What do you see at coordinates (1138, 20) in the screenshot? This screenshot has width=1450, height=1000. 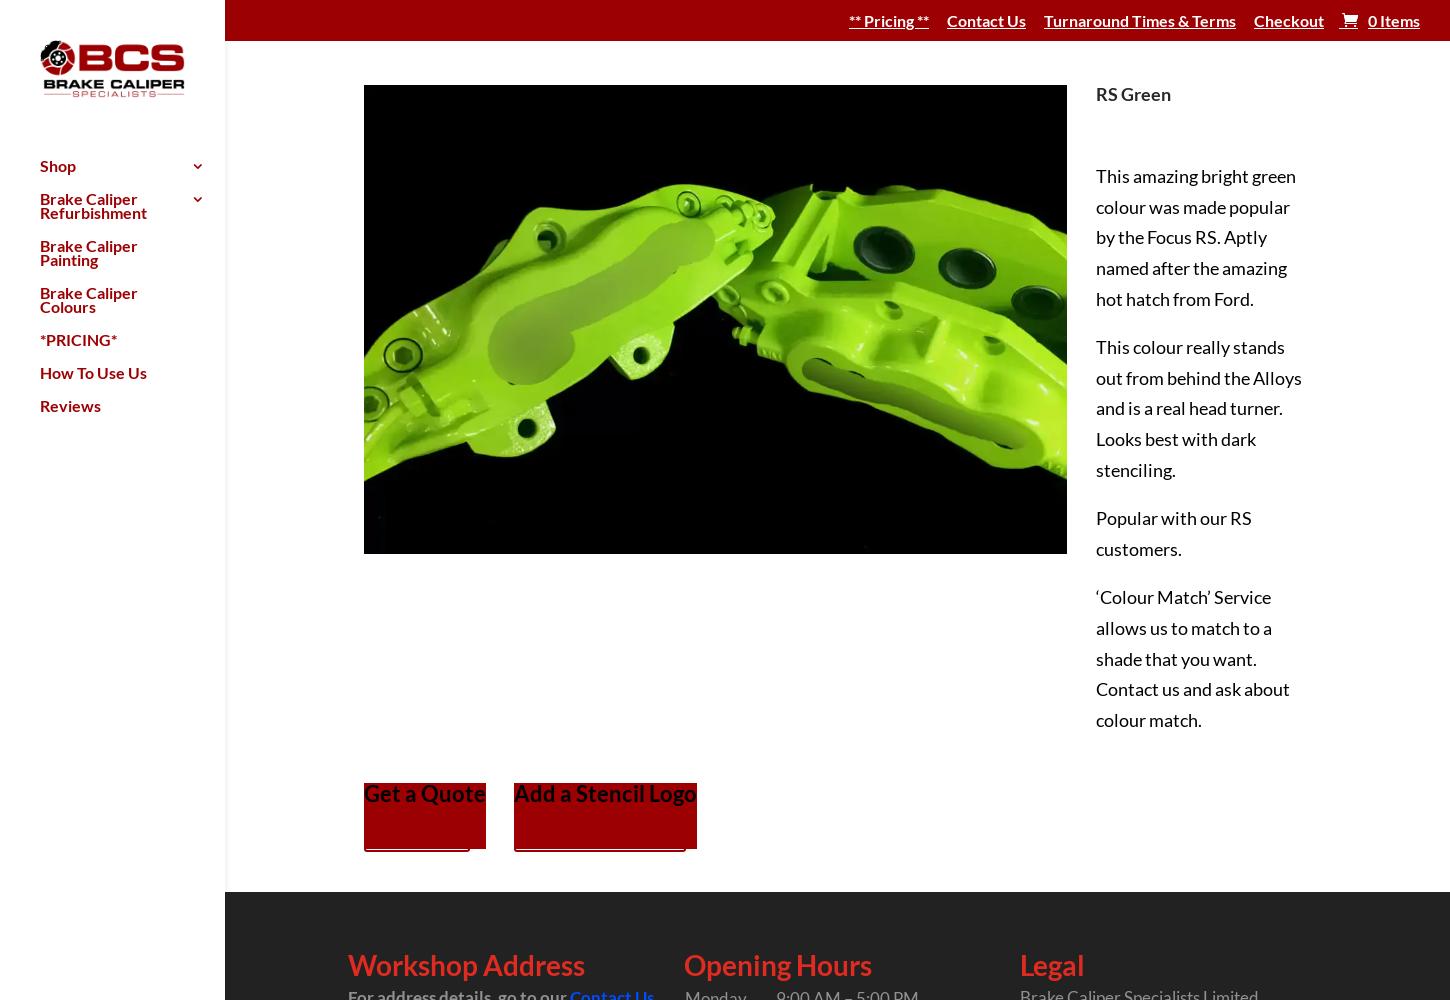 I see `'Turnaround Times & Terms'` at bounding box center [1138, 20].